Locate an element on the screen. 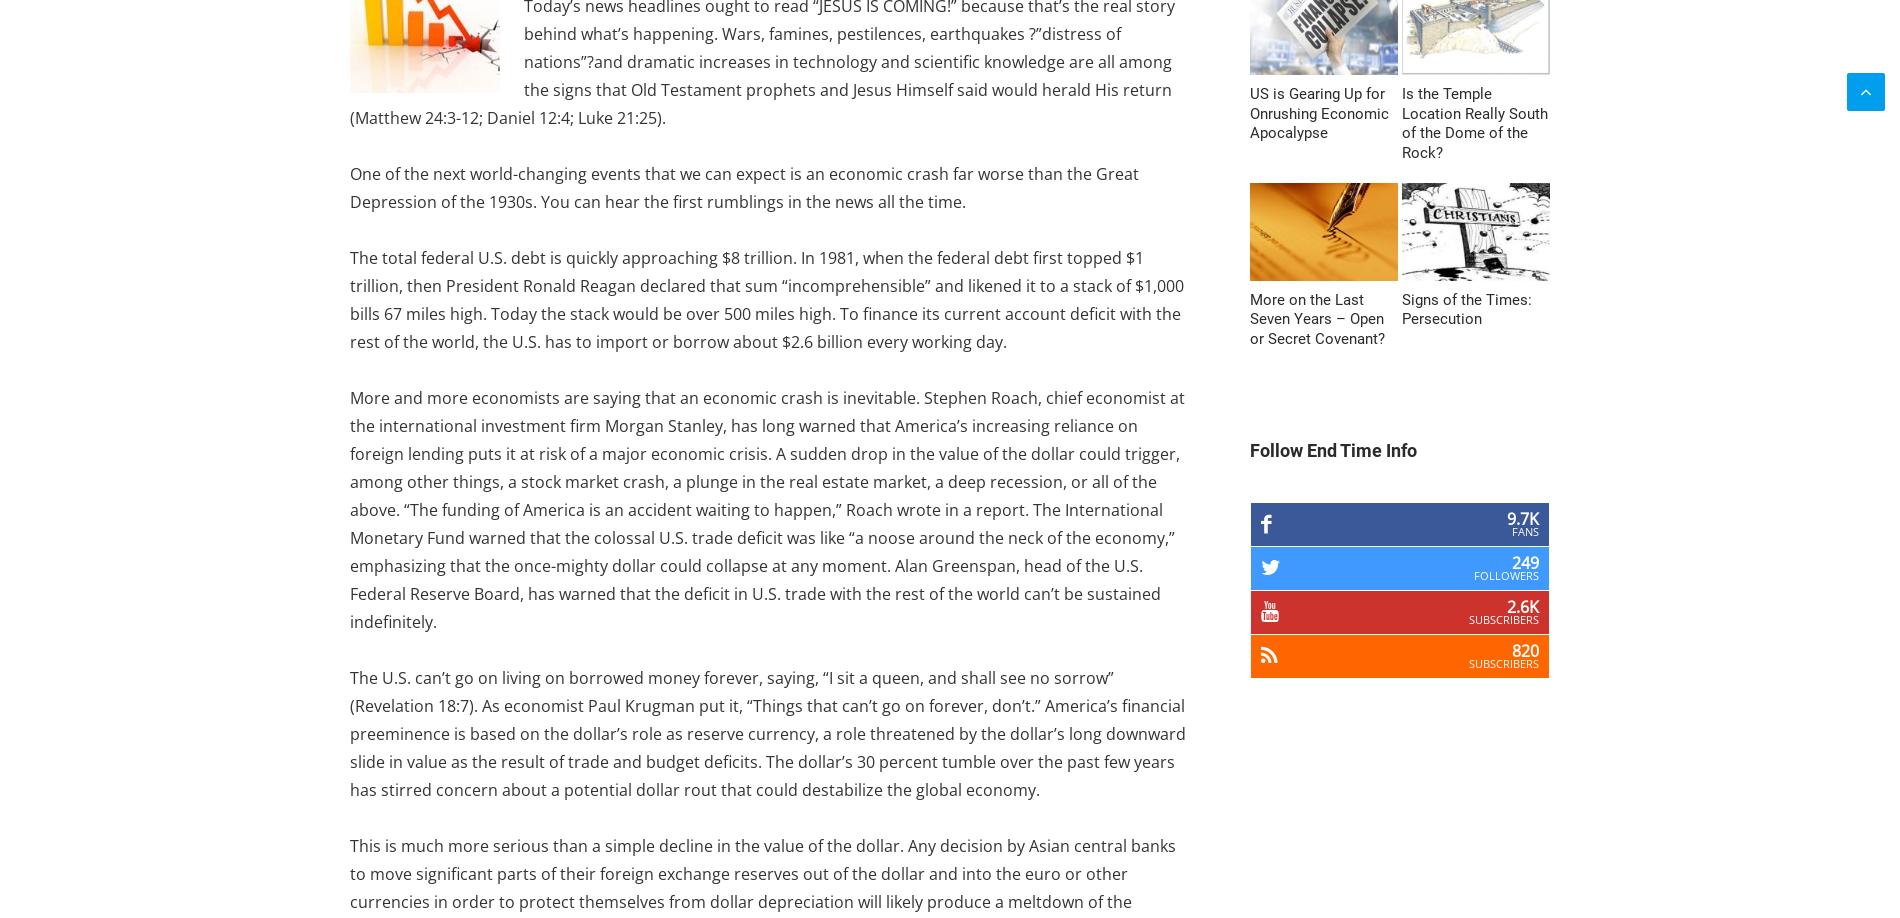  '249' is located at coordinates (1525, 562).